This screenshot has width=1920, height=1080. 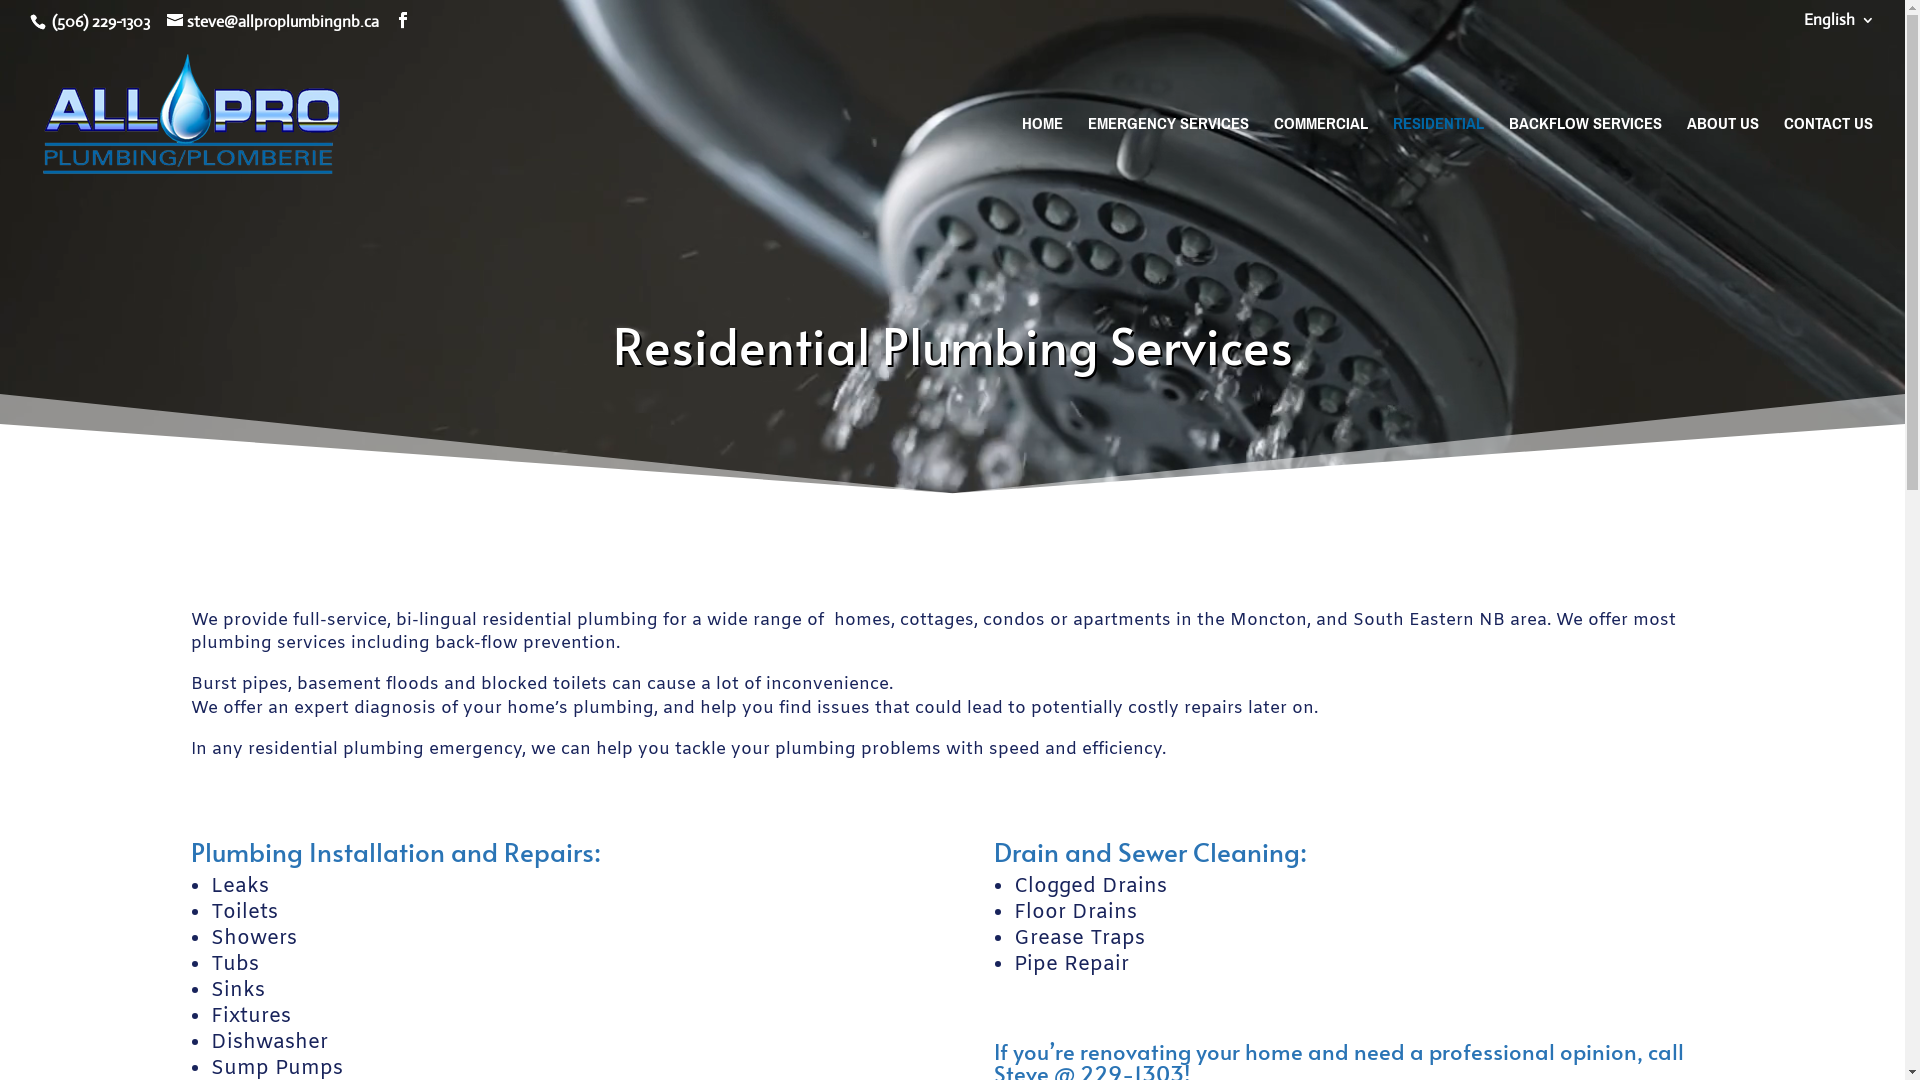 What do you see at coordinates (1839, 26) in the screenshot?
I see `'English'` at bounding box center [1839, 26].